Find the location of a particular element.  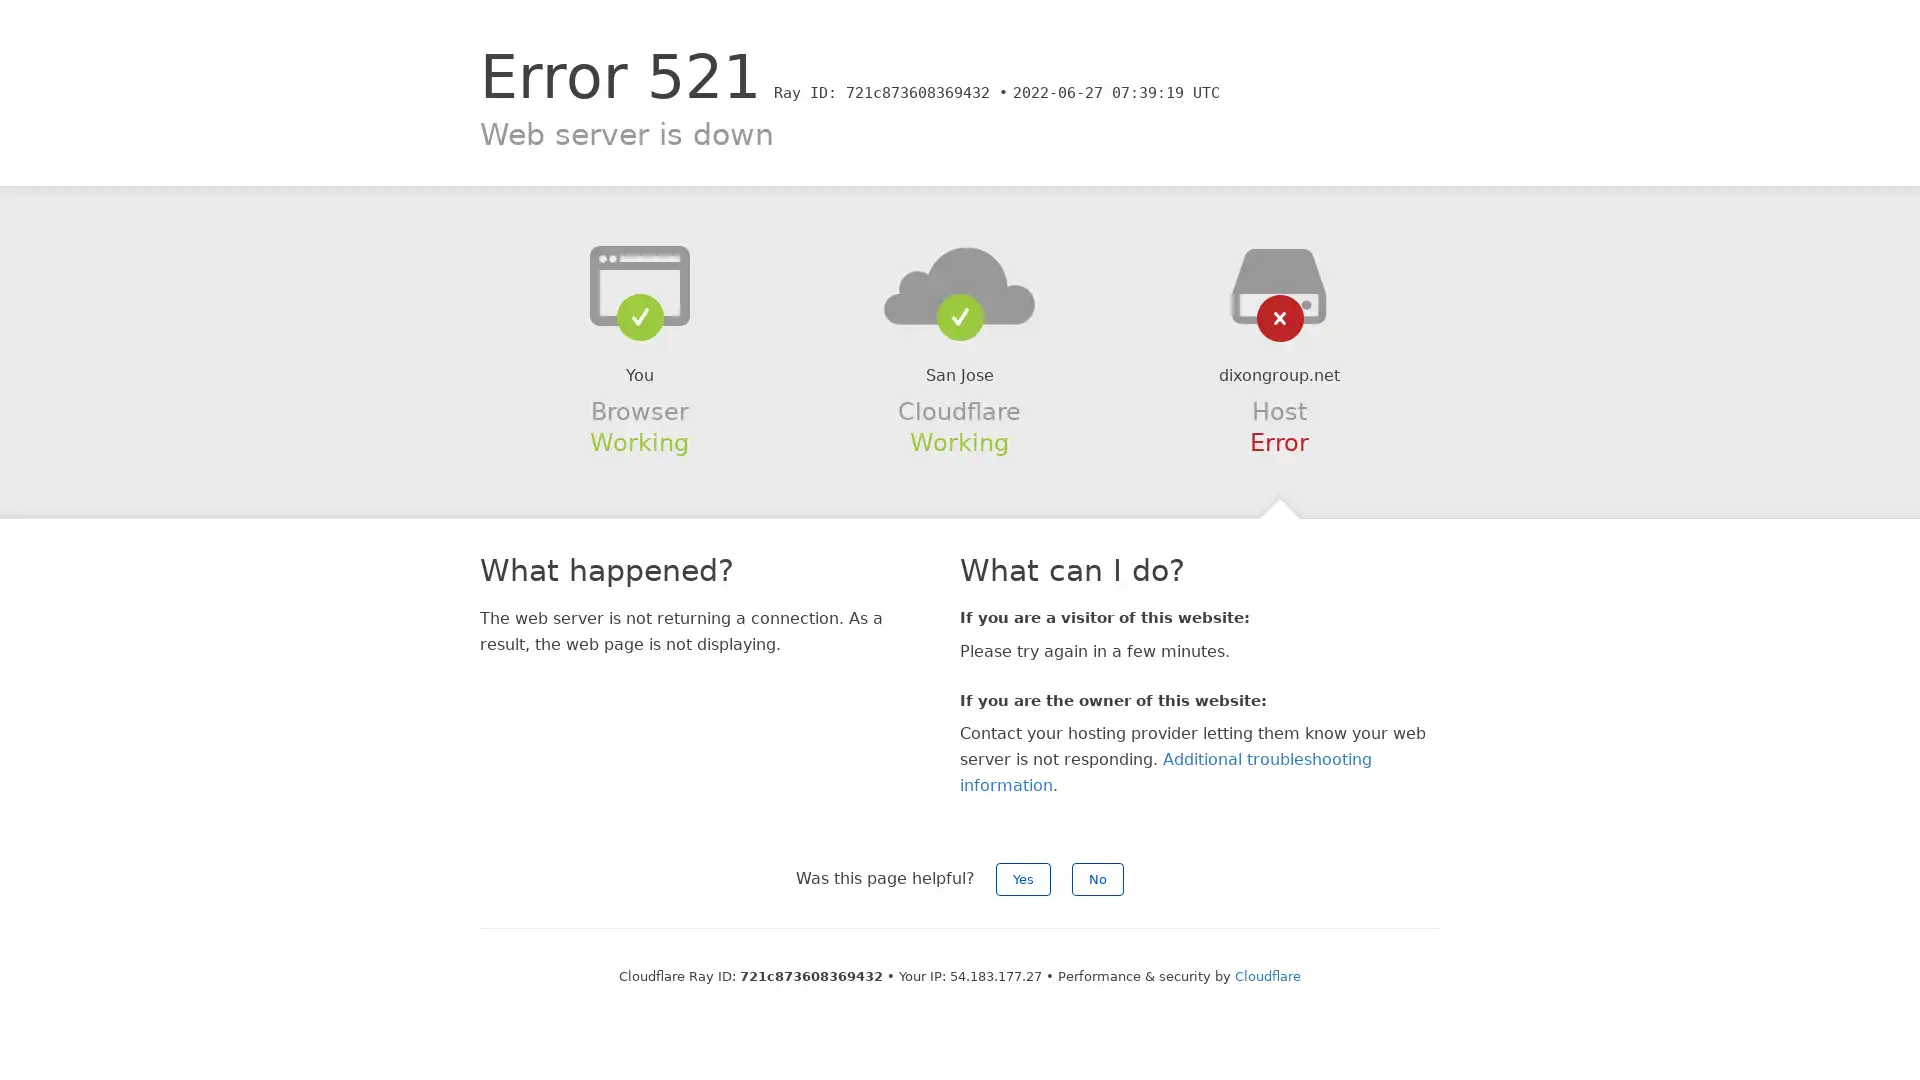

Yes is located at coordinates (1023, 878).